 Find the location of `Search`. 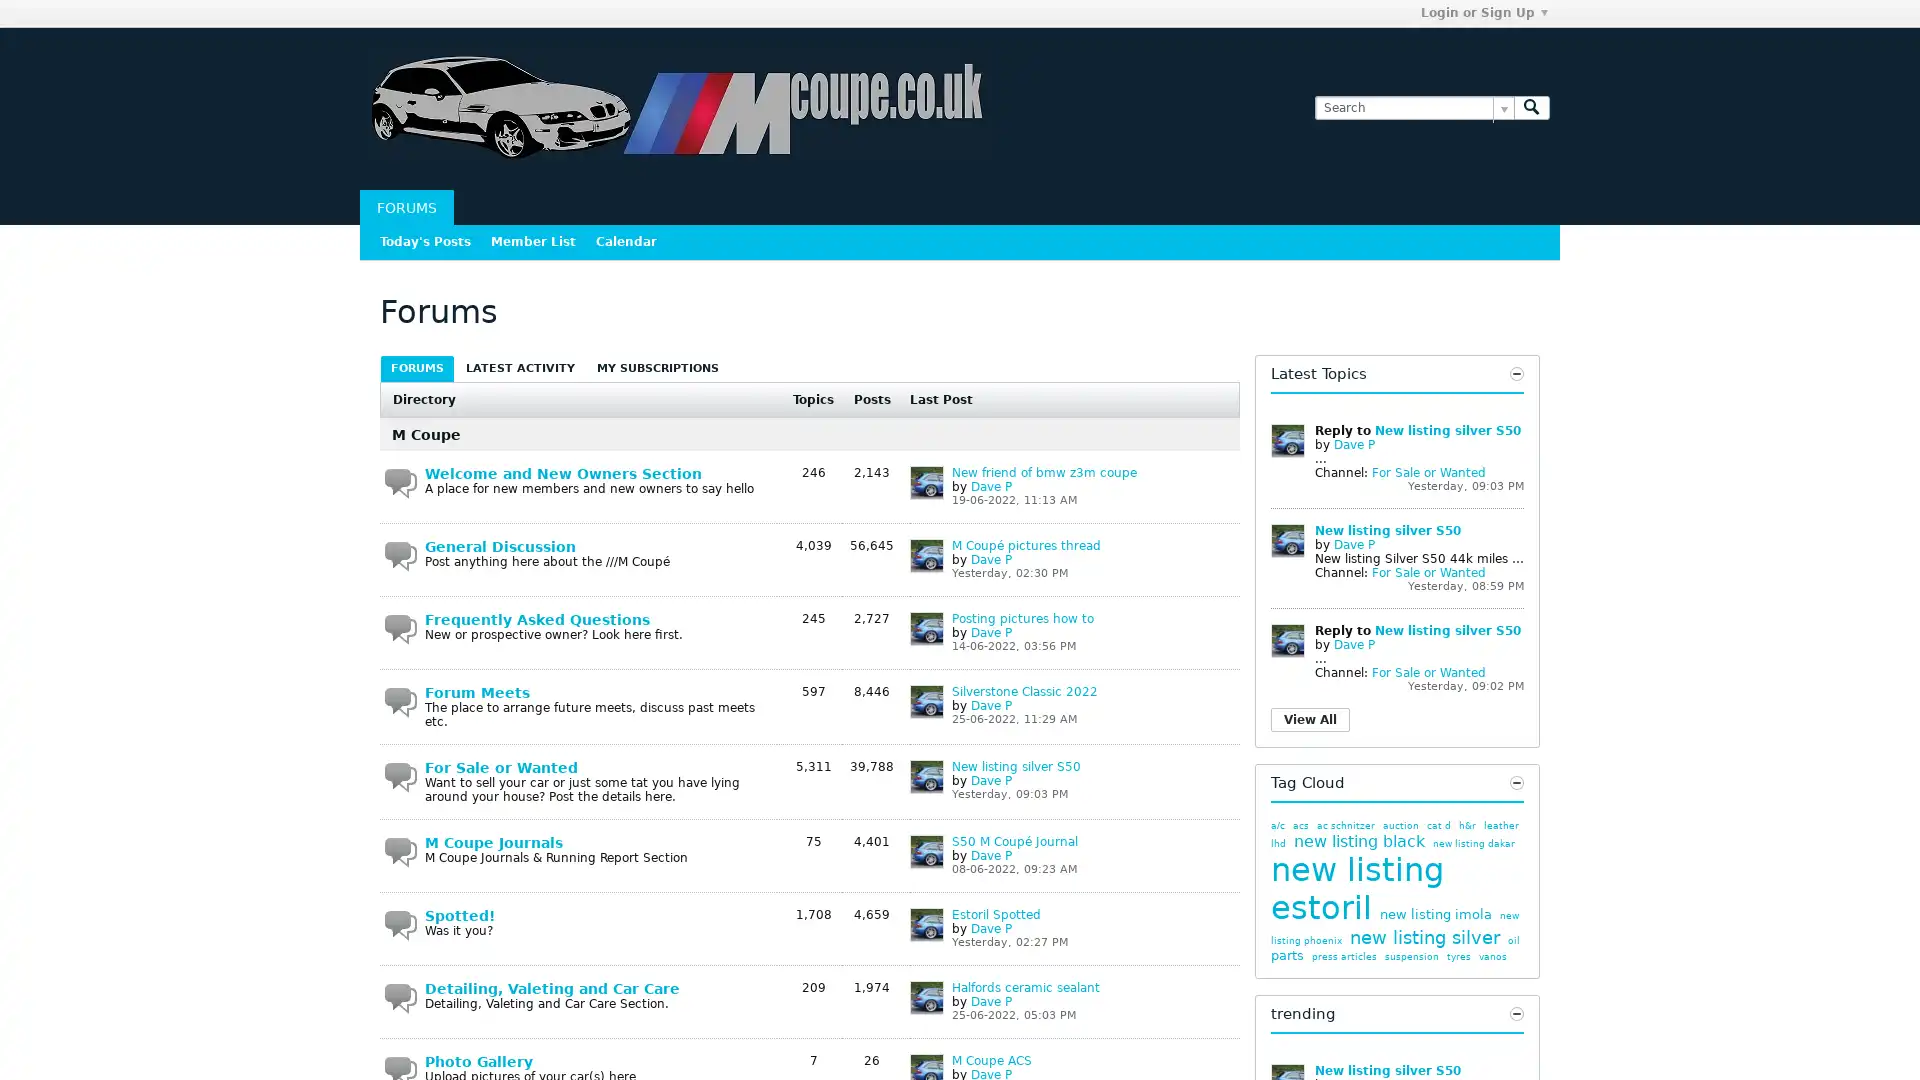

Search is located at coordinates (1530, 107).